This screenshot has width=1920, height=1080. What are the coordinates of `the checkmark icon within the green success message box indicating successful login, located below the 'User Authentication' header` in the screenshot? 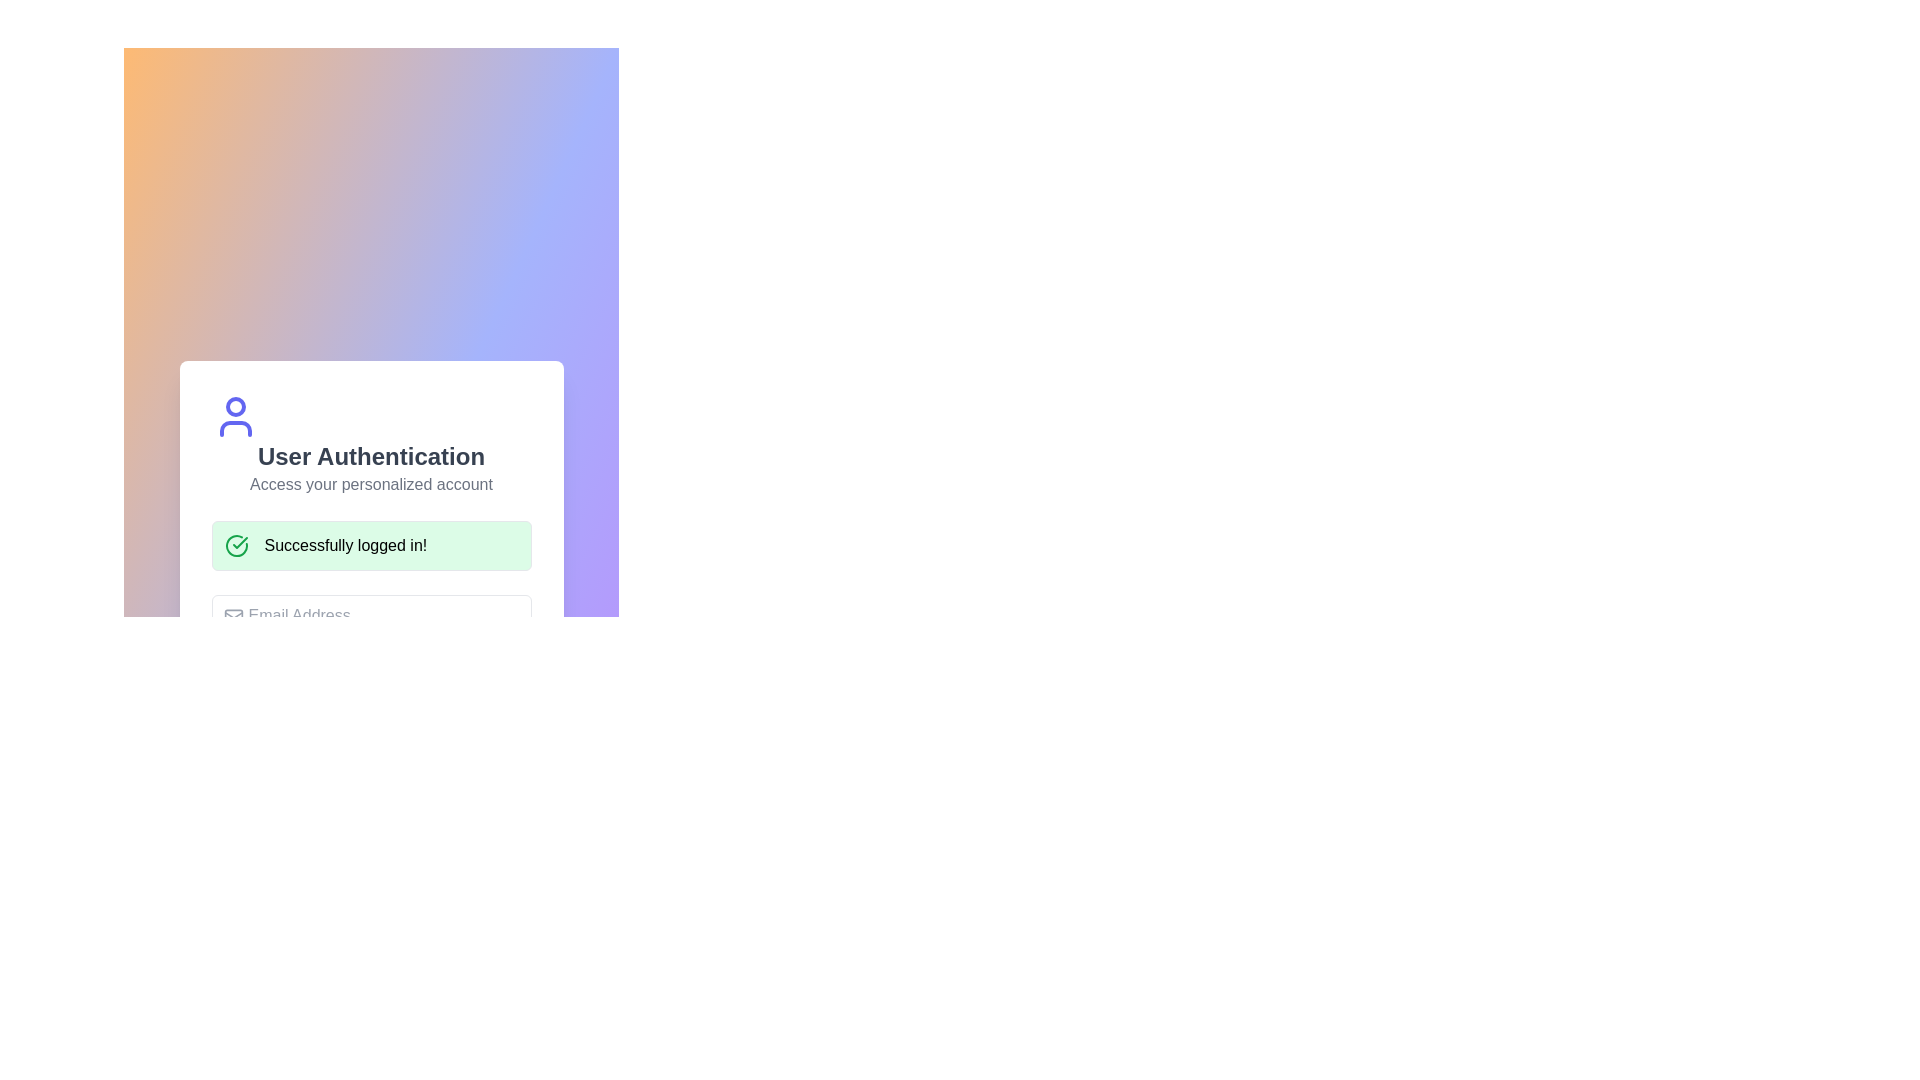 It's located at (240, 543).